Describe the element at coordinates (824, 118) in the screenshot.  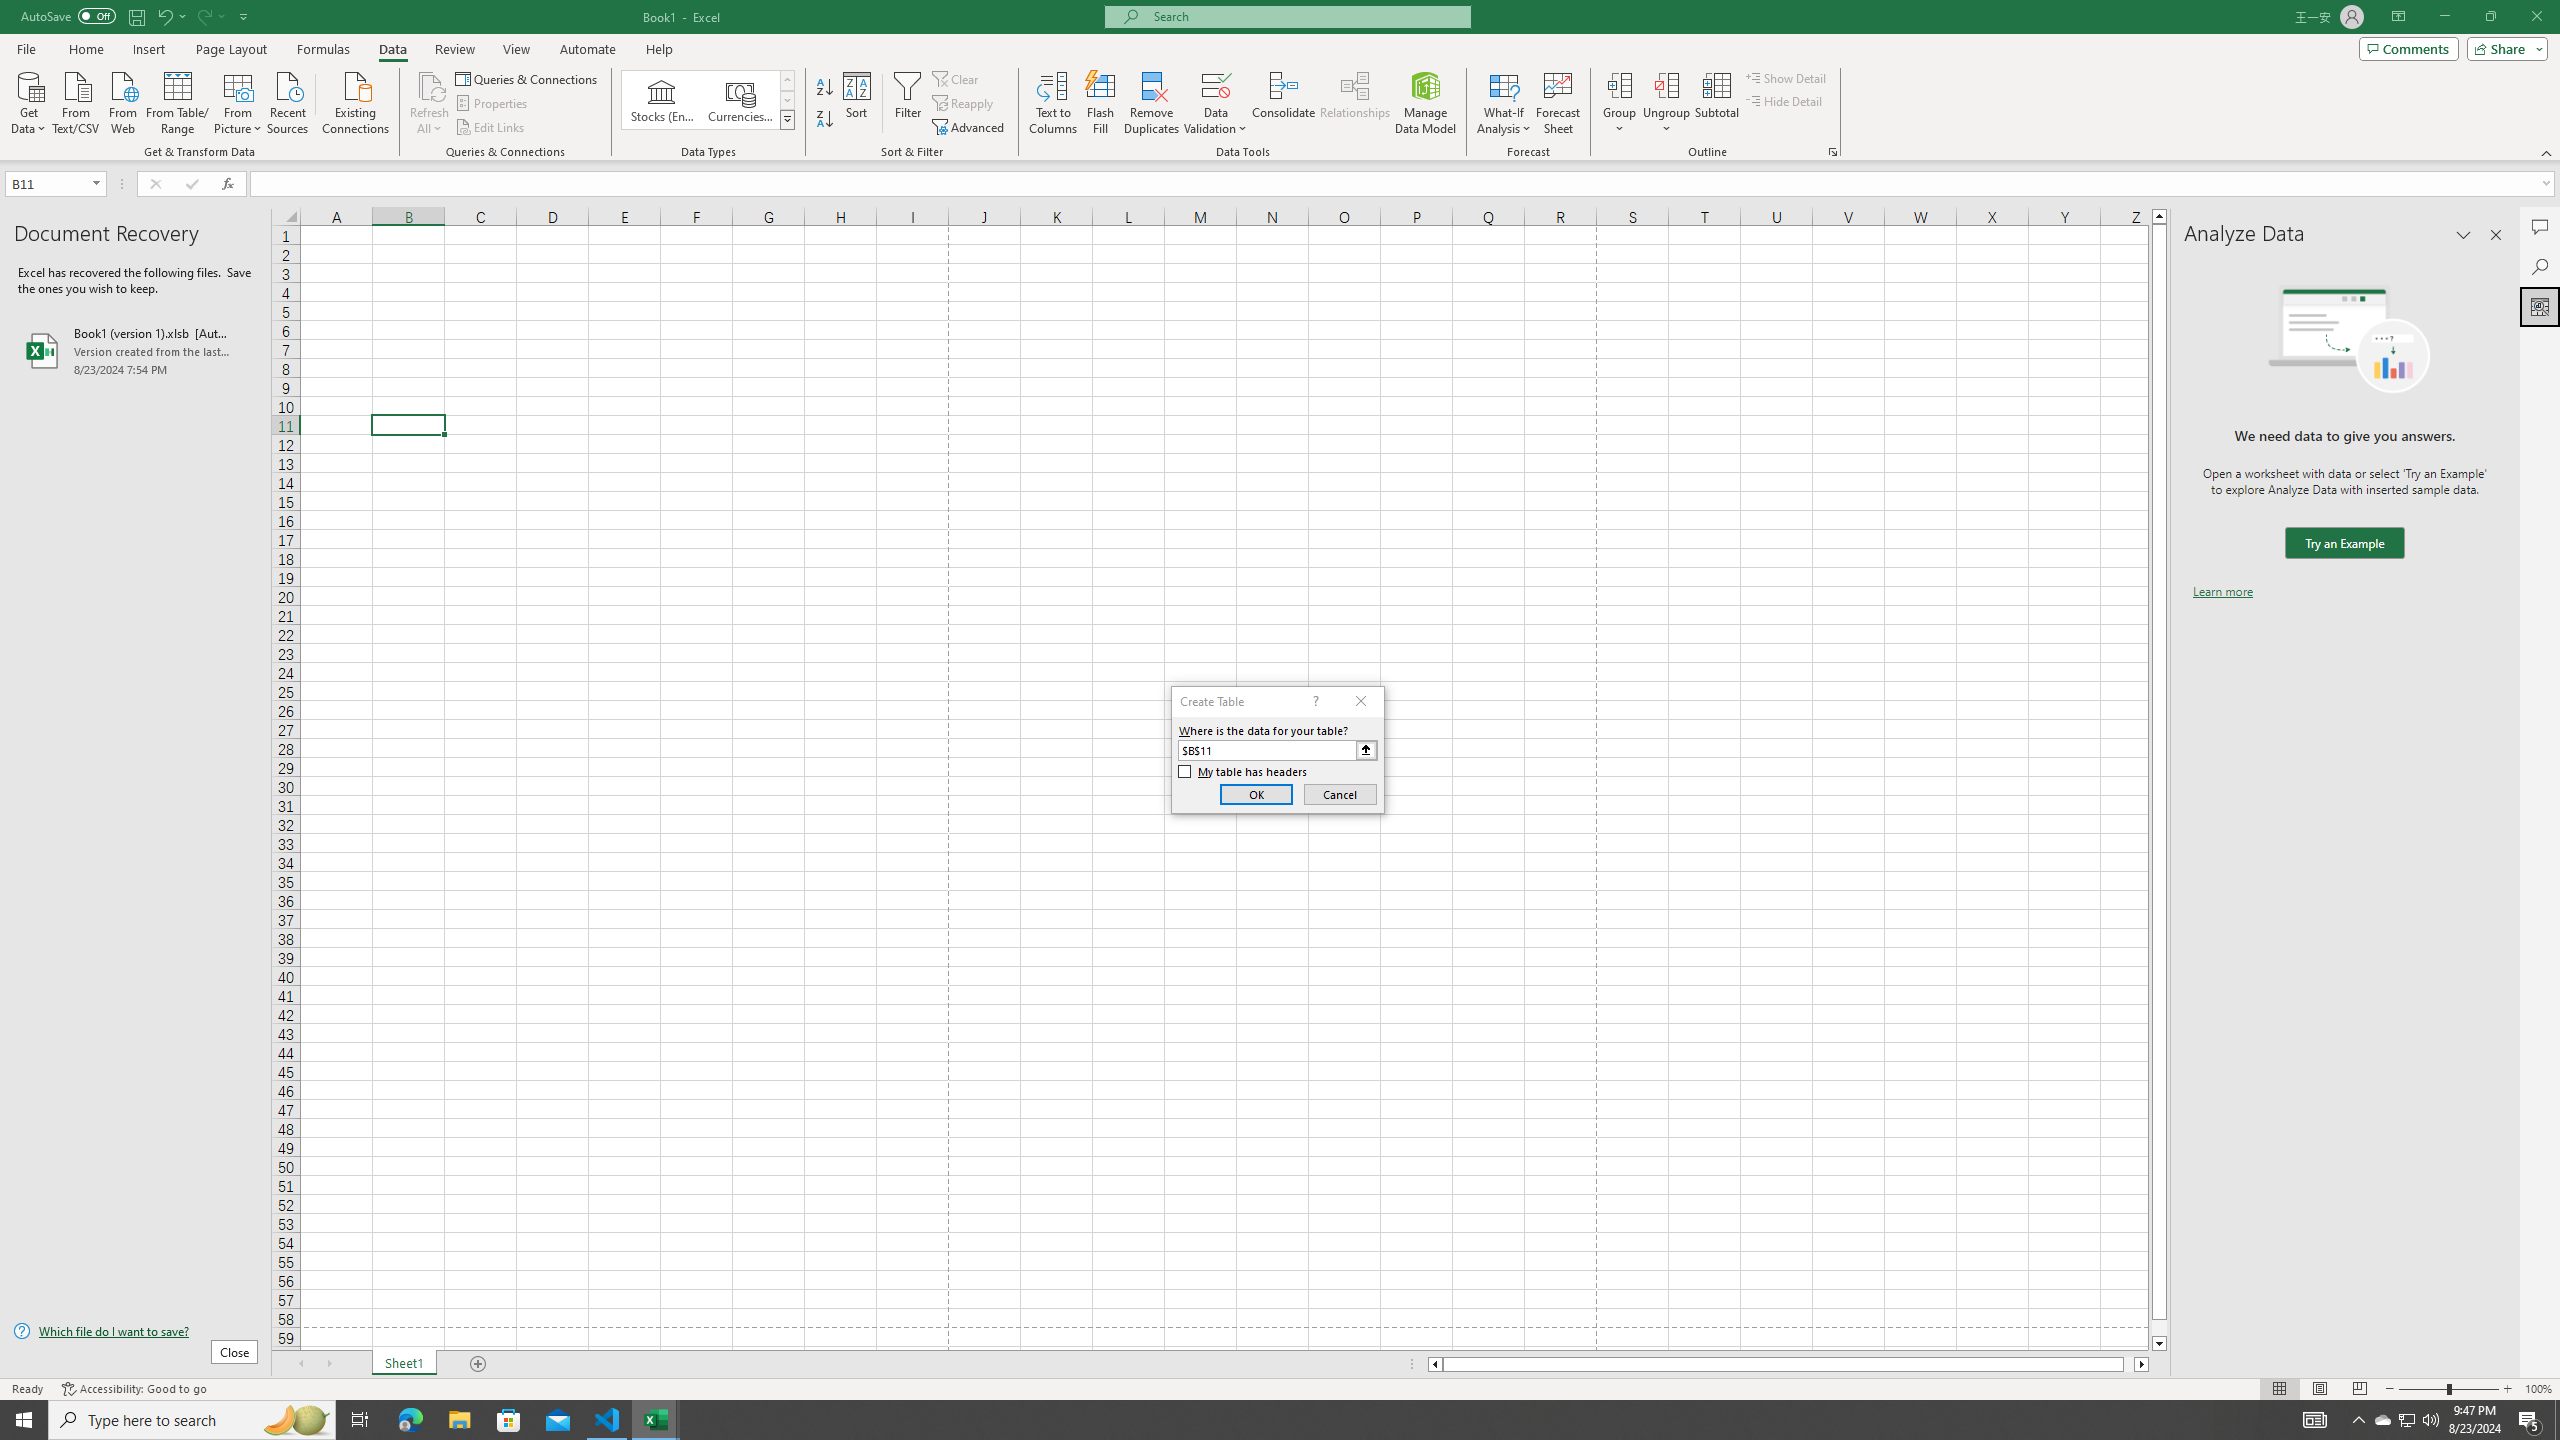
I see `'Sort Z to A'` at that location.